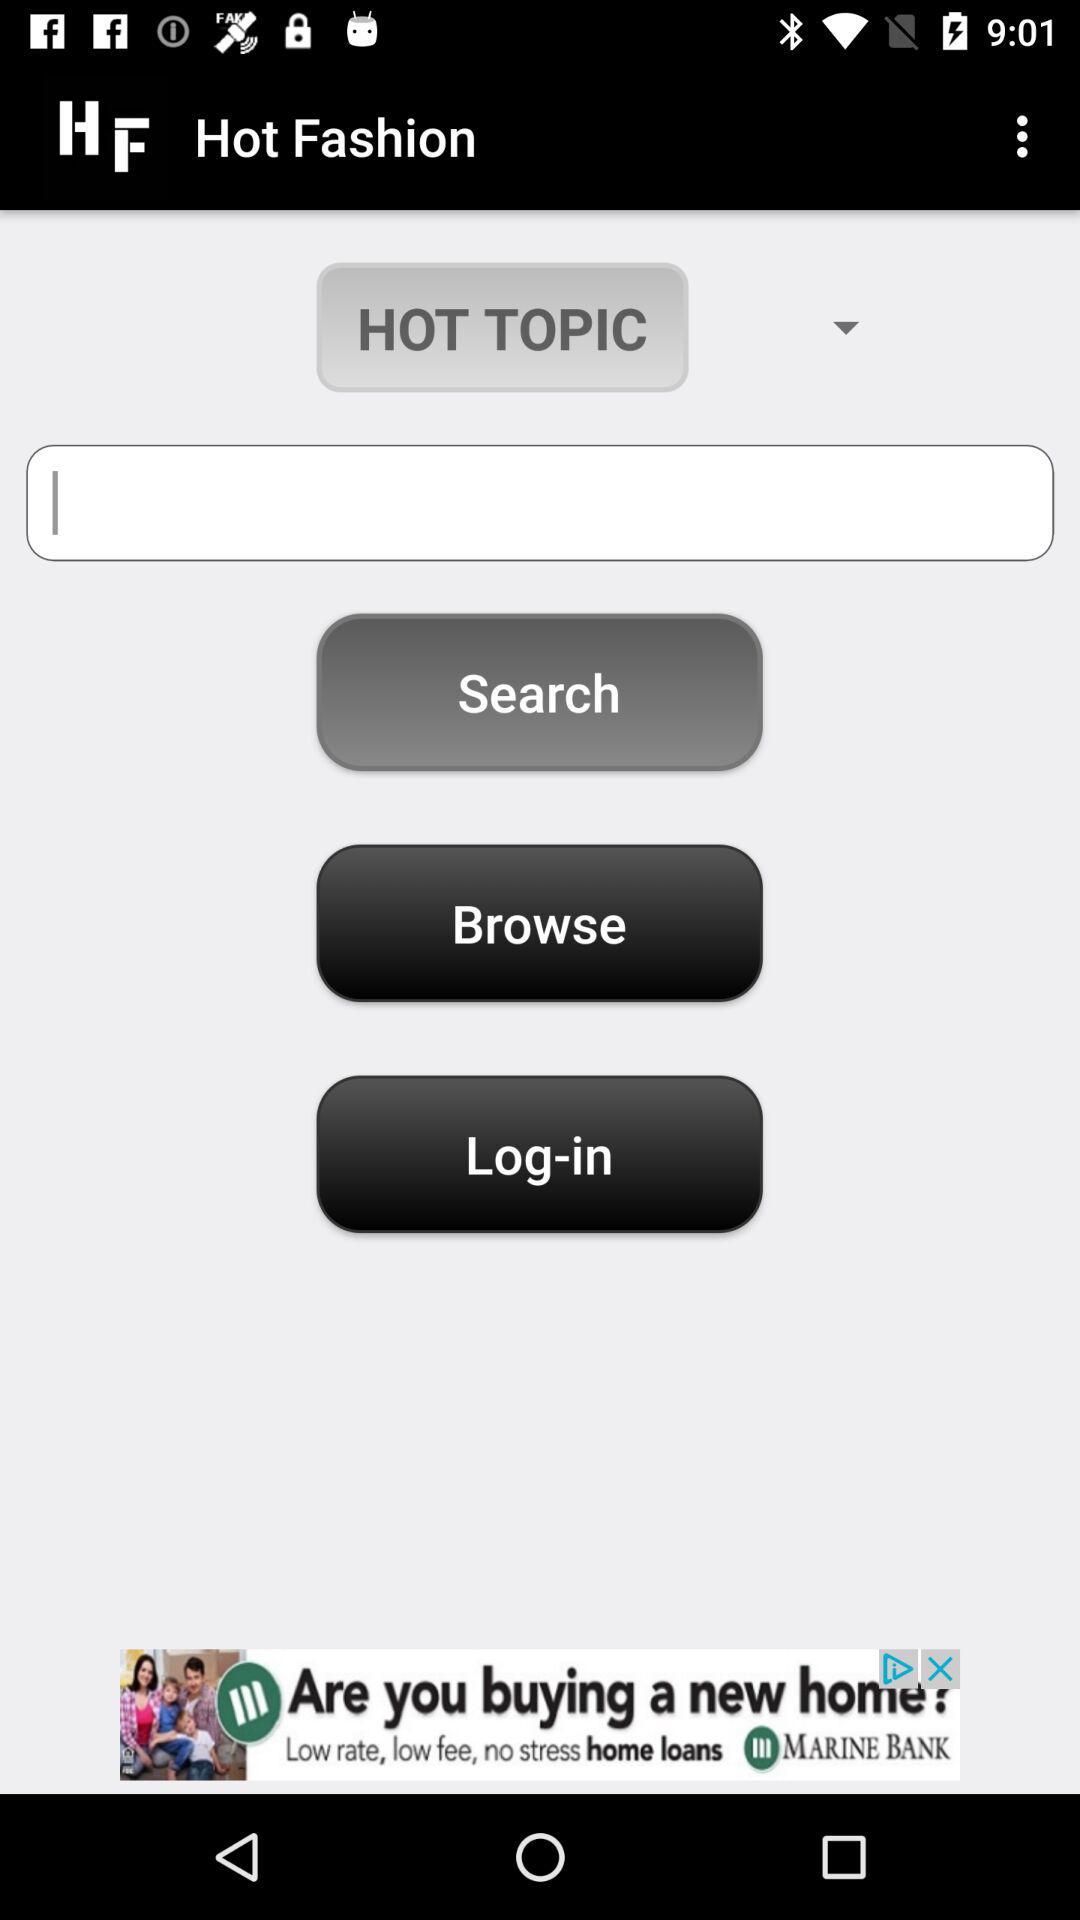 This screenshot has height=1920, width=1080. I want to click on open the advertisement link, so click(540, 1713).